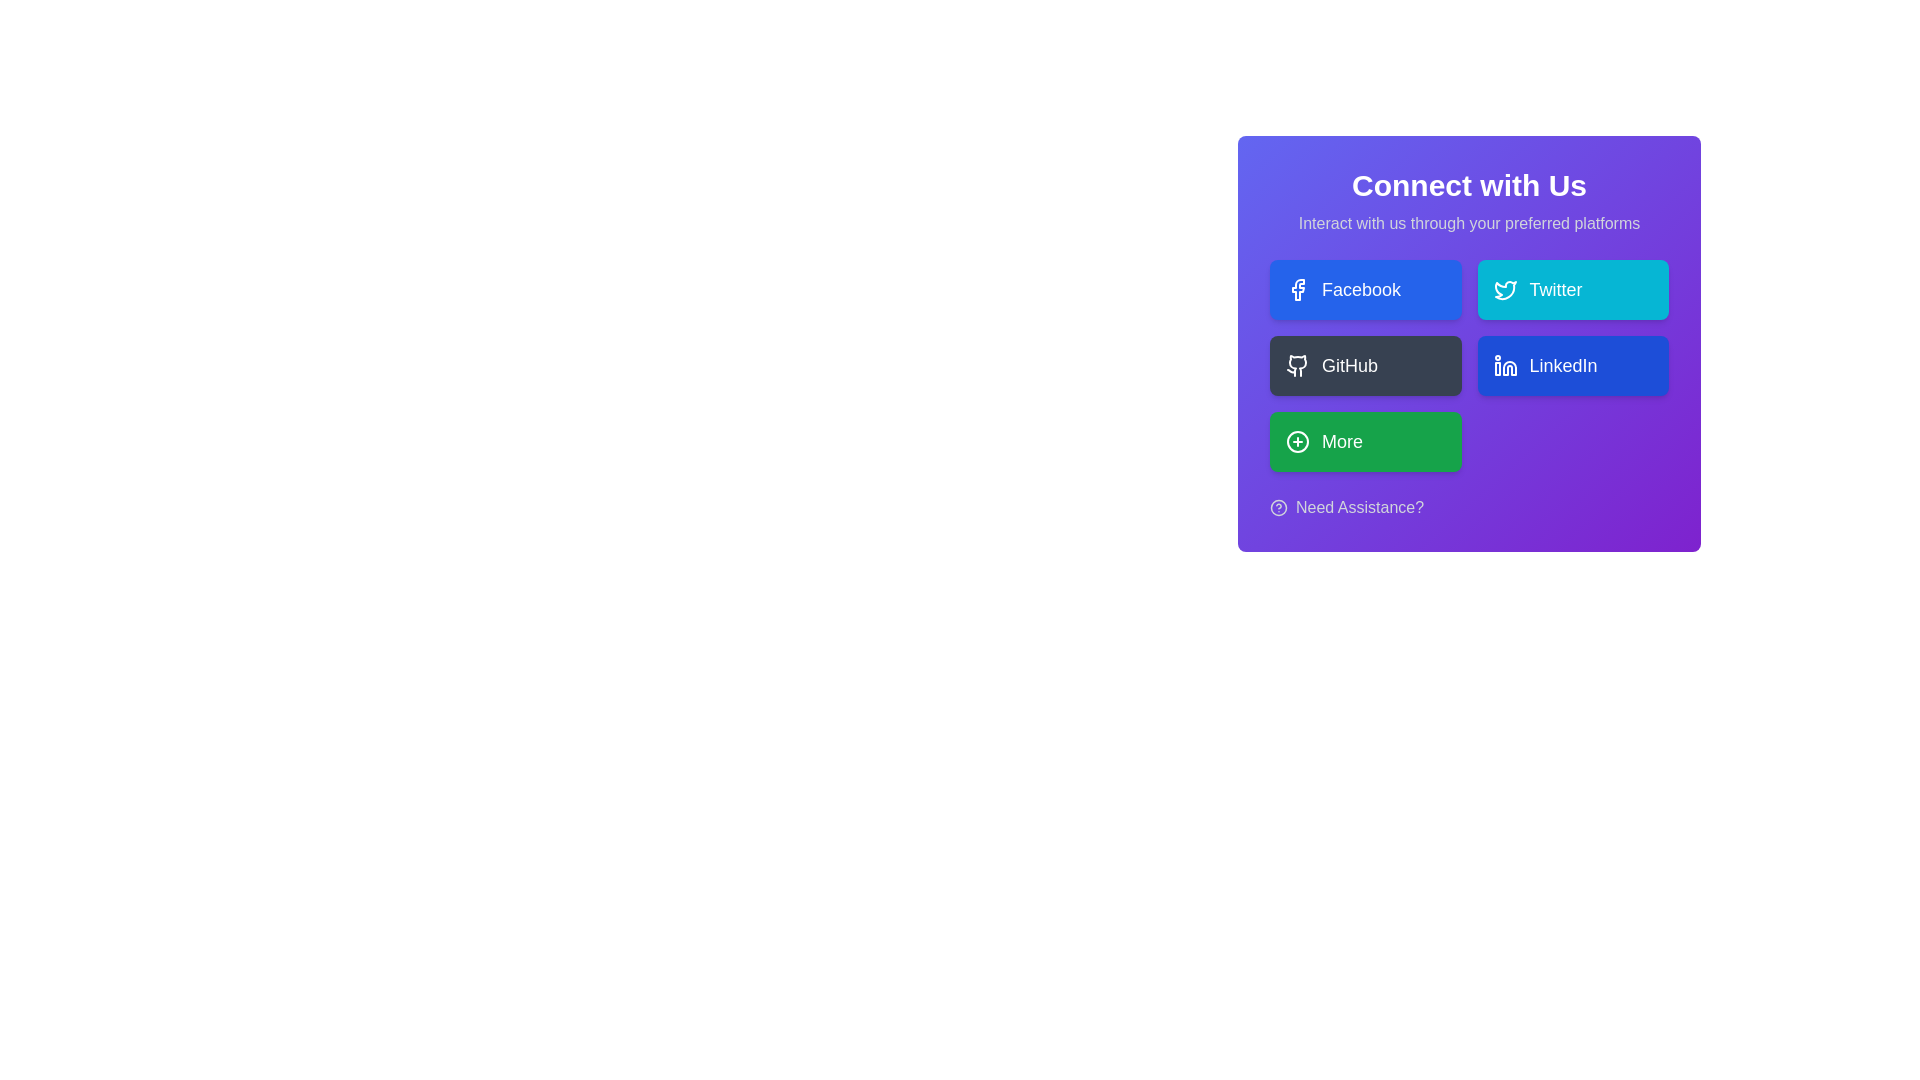 The image size is (1920, 1080). I want to click on the 'Connect with Us' text label, which is prominently displayed in a purple shaded area, conveying importance with bold white text and smaller lighter text underneath, so click(1469, 201).